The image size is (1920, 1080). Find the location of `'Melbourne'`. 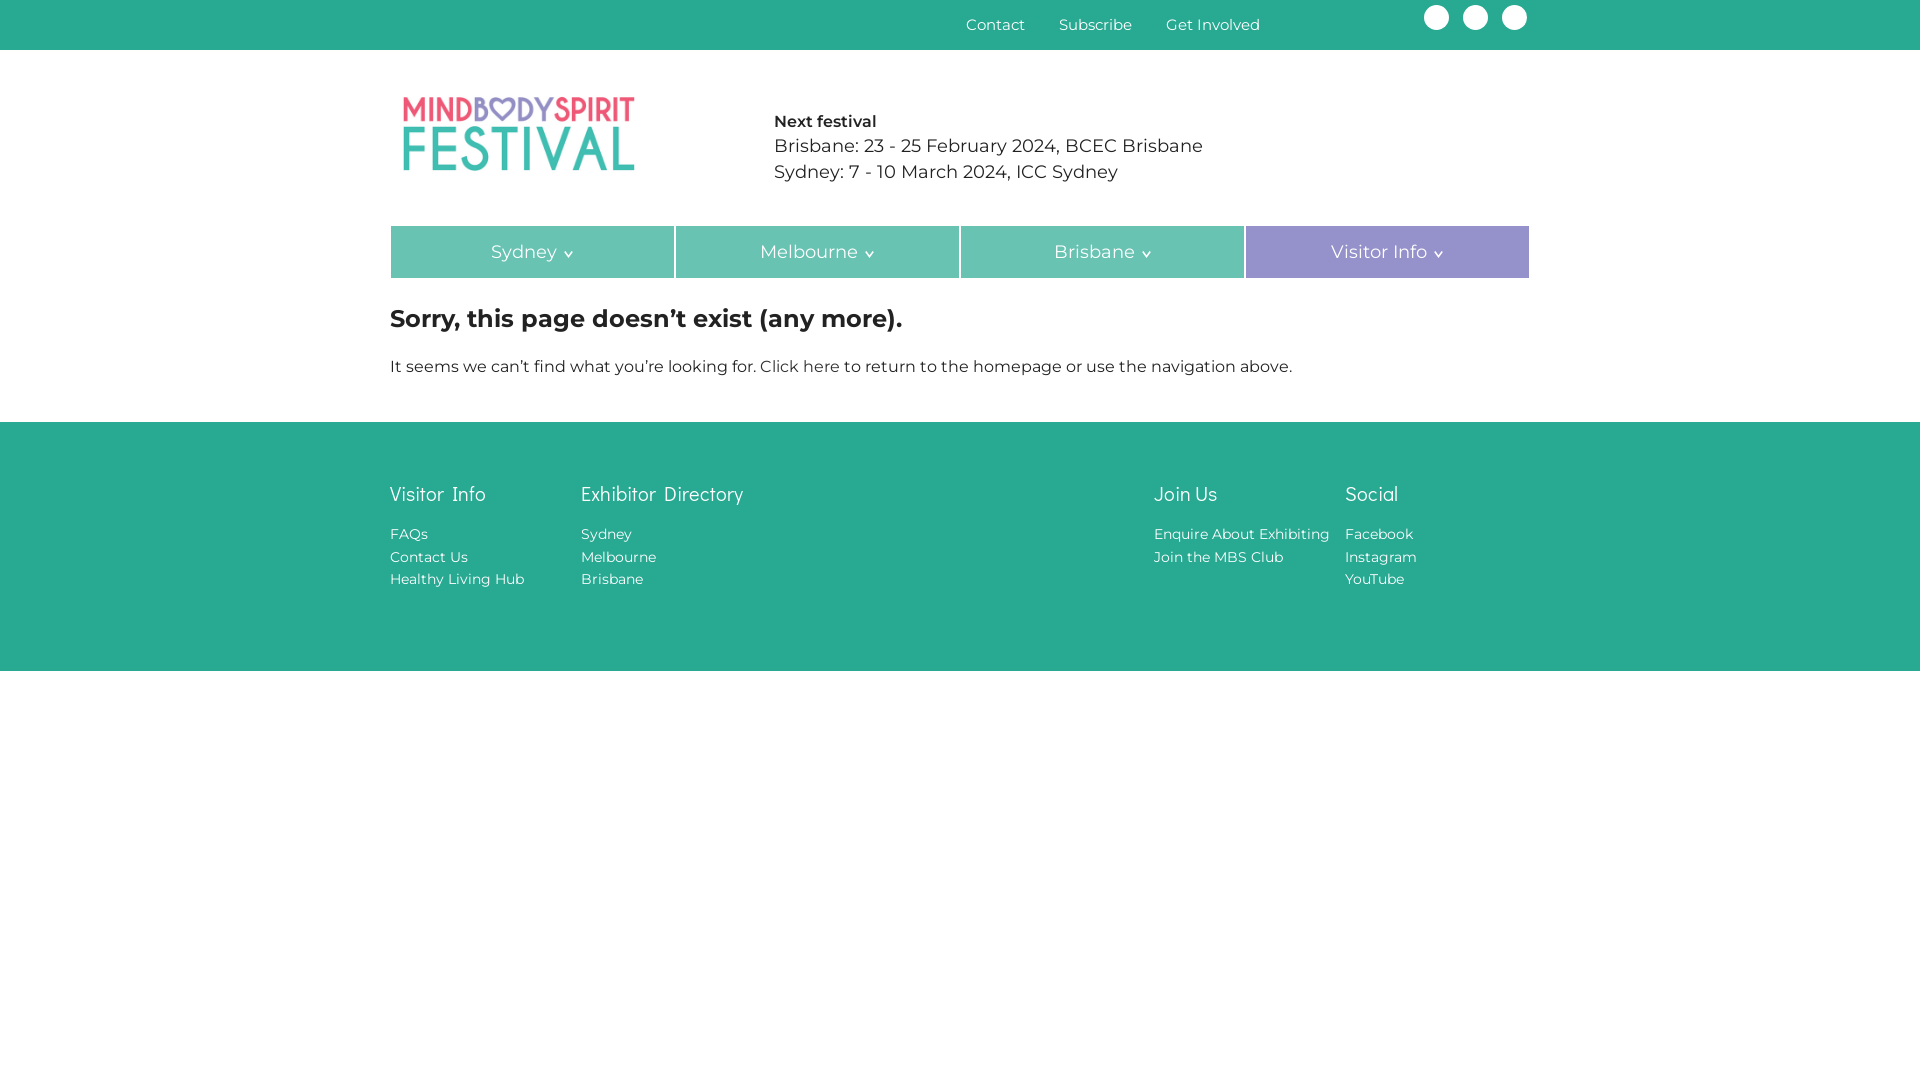

'Melbourne' is located at coordinates (817, 250).